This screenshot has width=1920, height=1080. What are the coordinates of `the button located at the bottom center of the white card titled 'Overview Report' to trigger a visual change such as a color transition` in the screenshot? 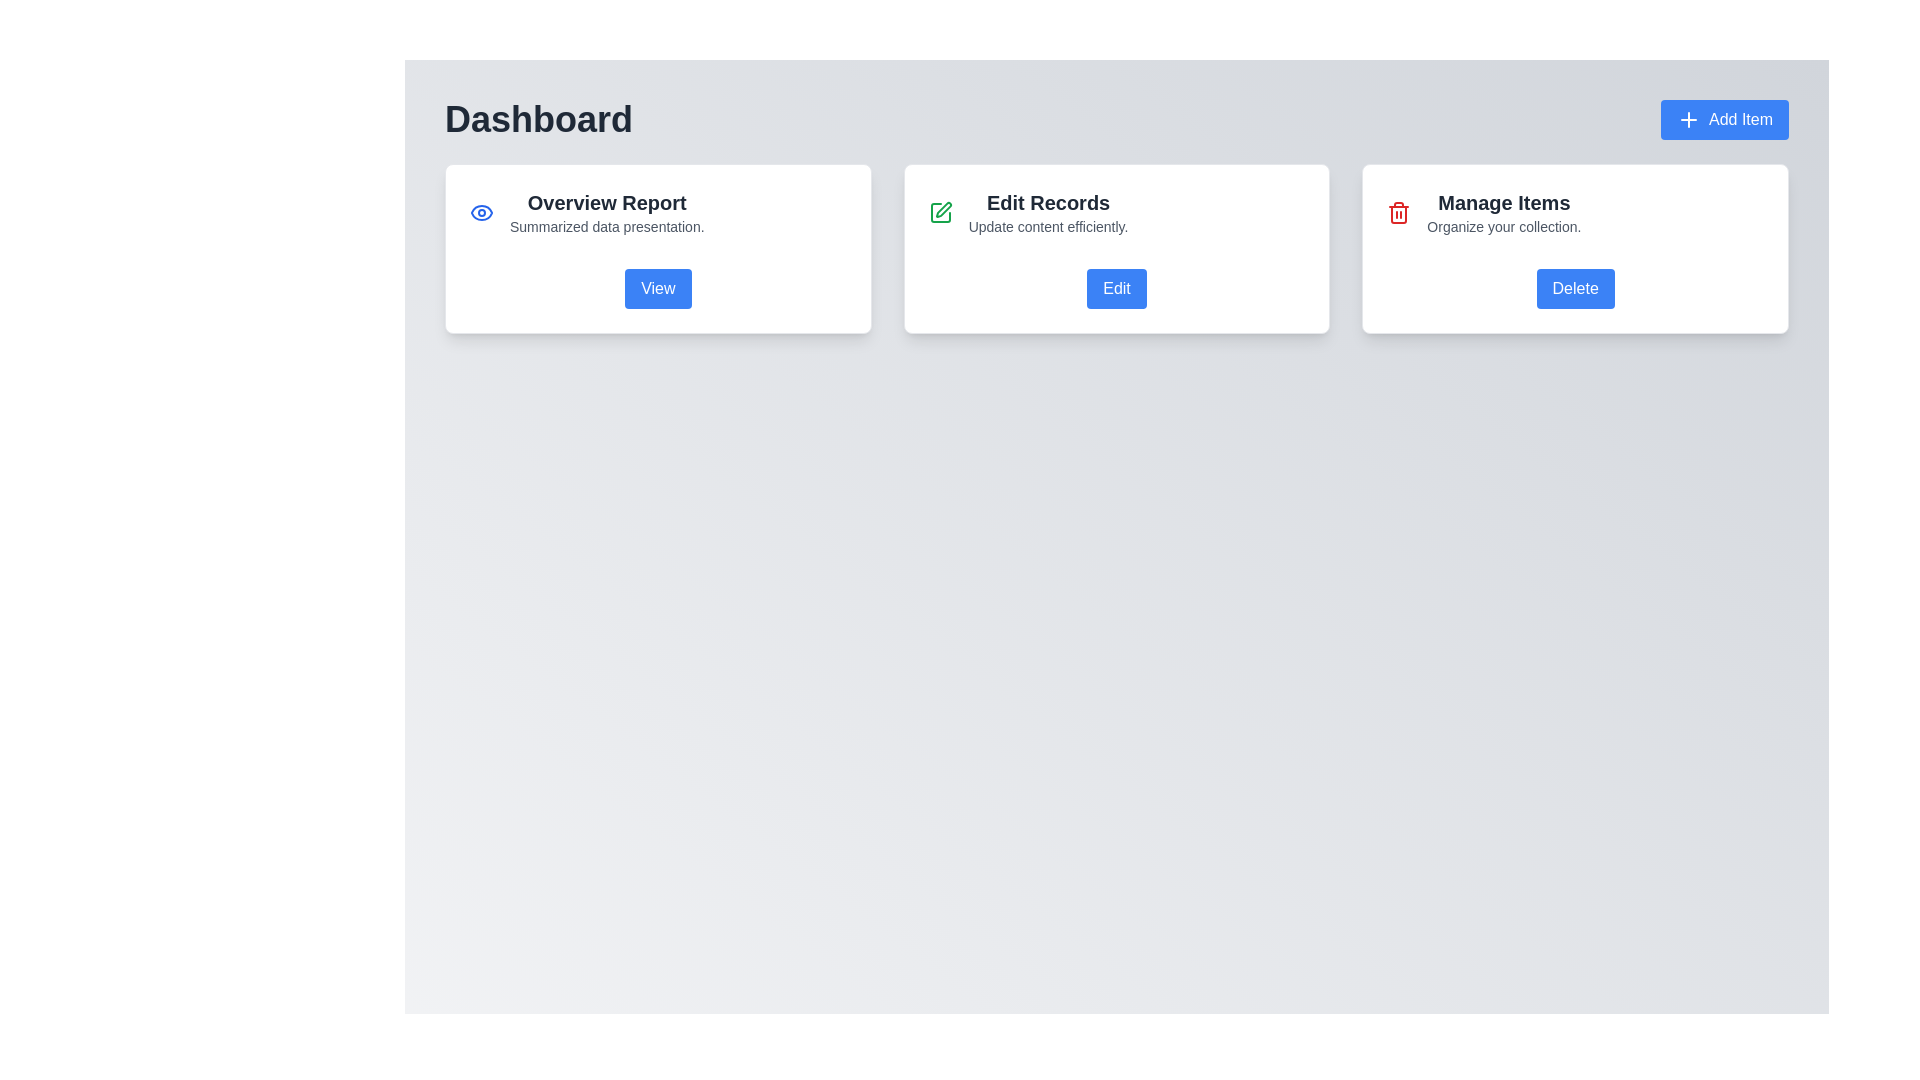 It's located at (658, 289).